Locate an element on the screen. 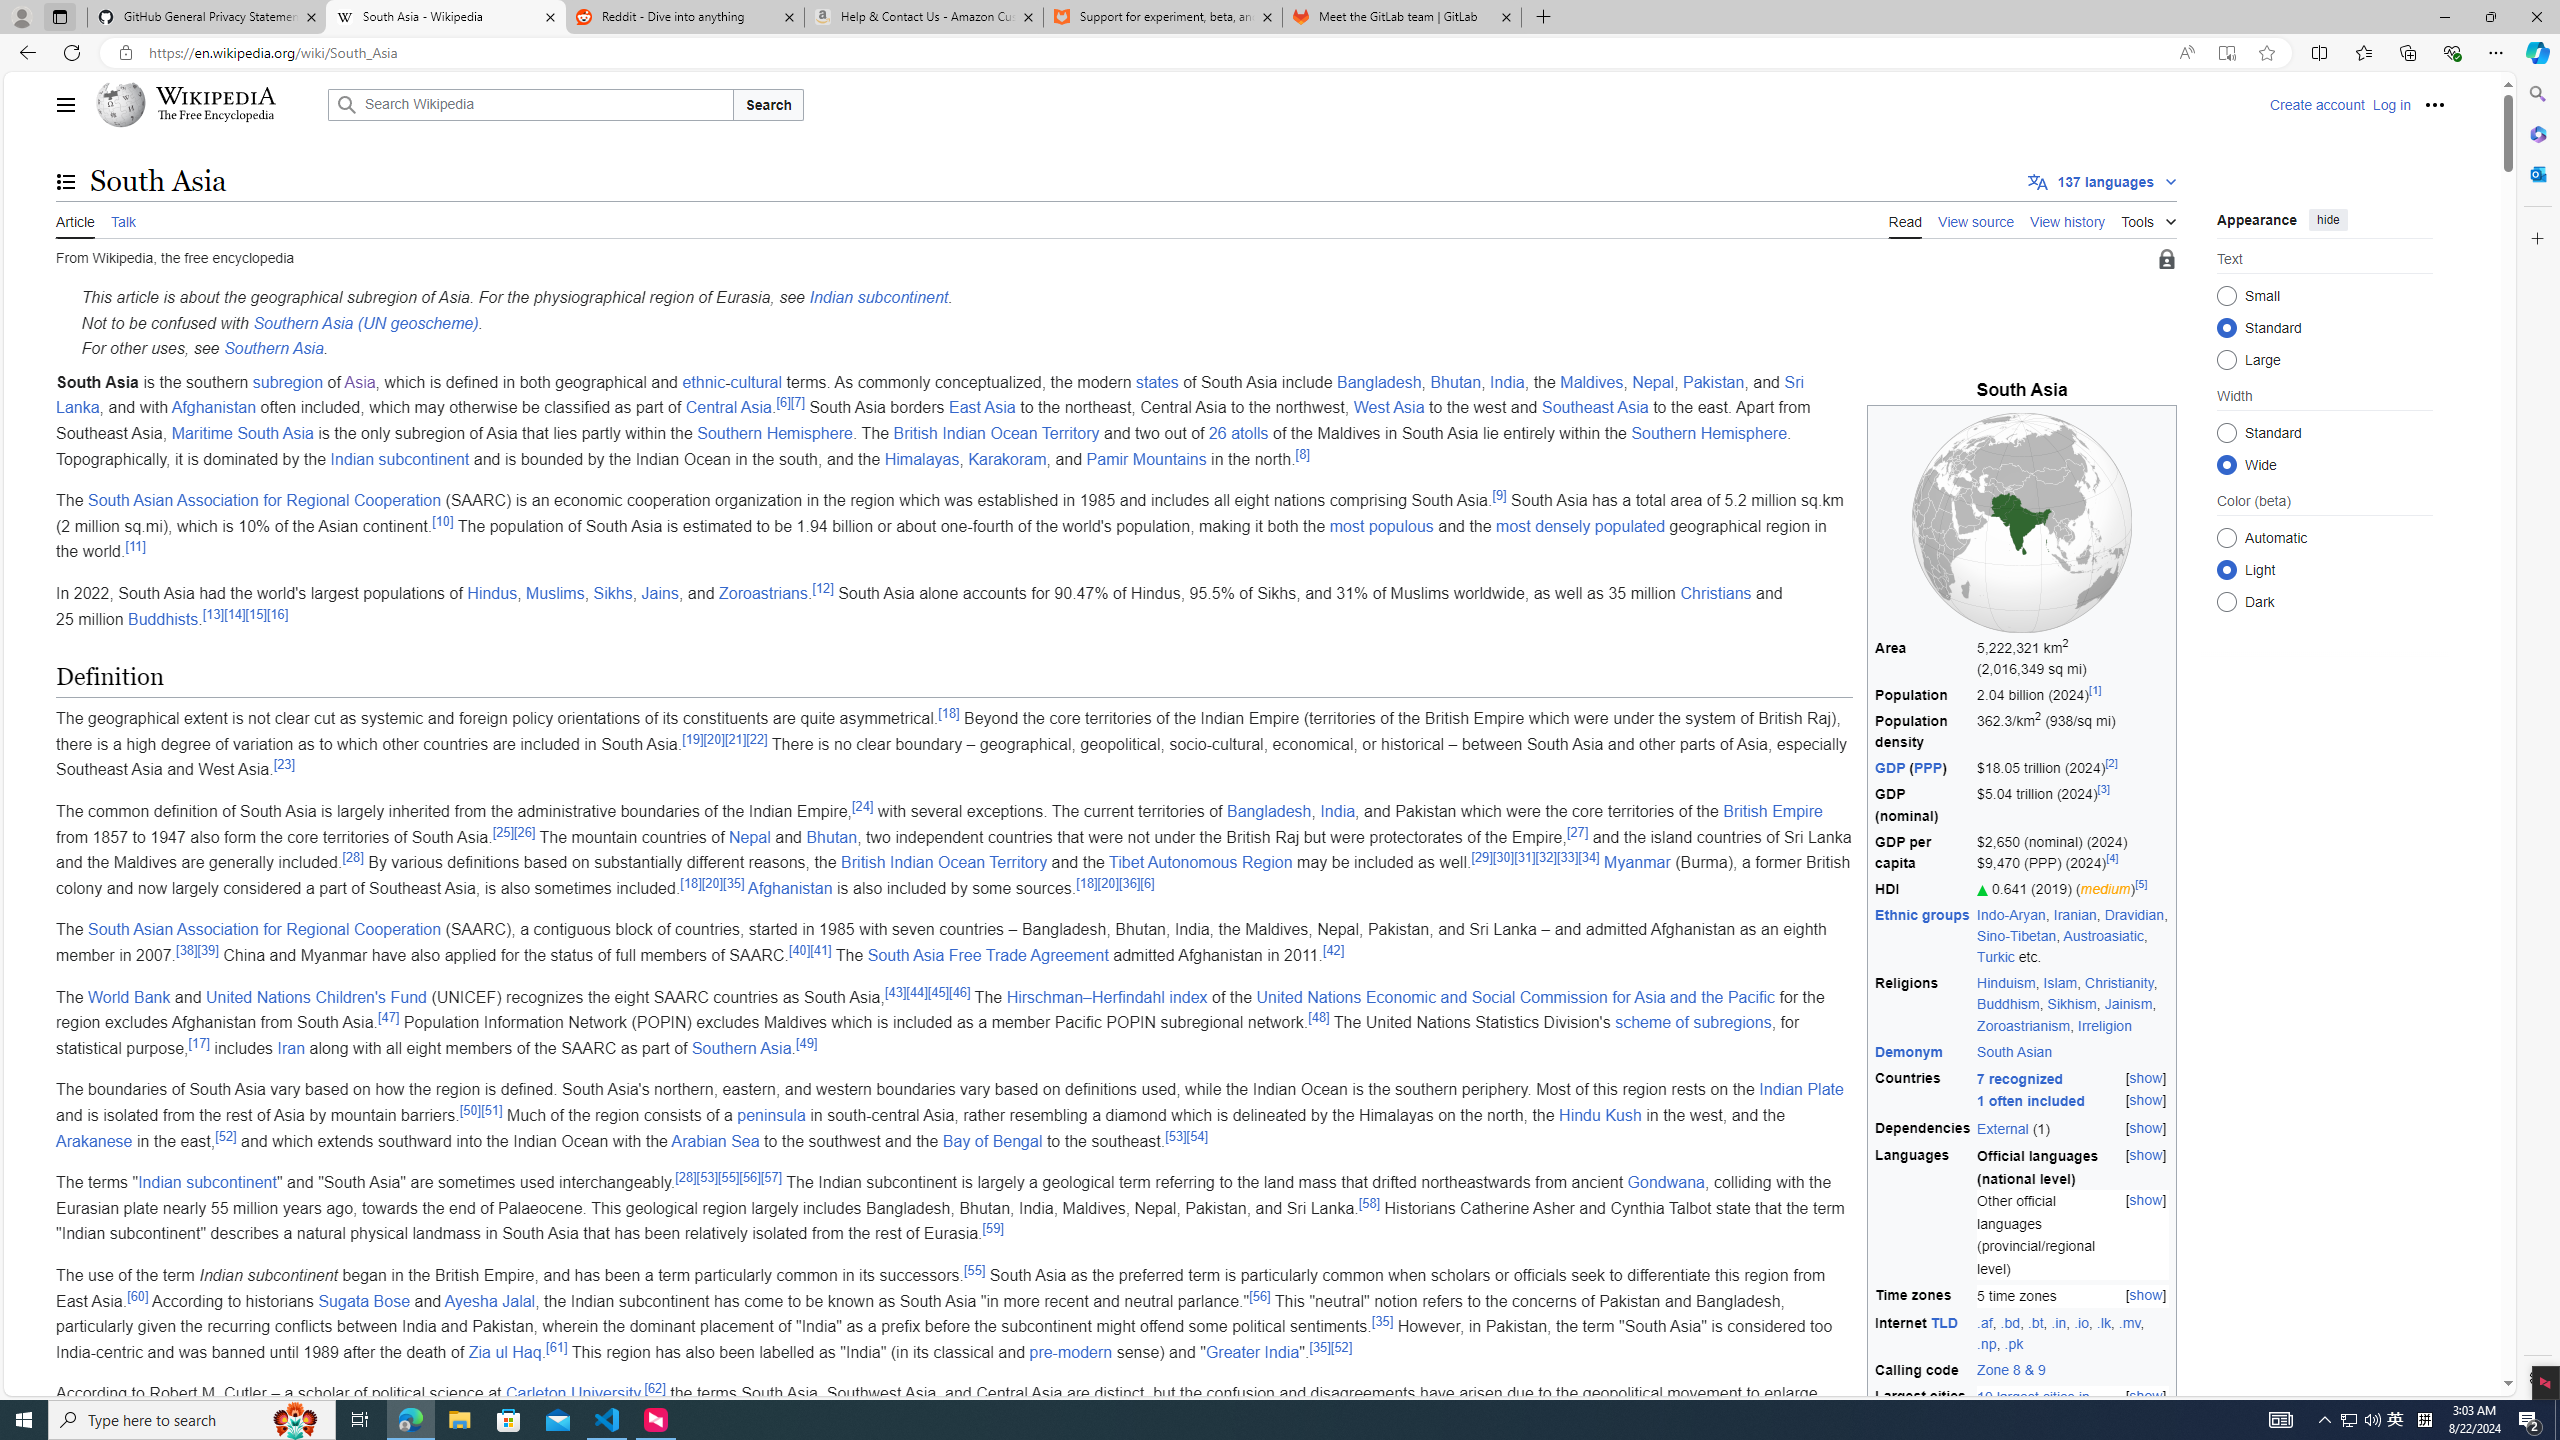  'Large' is located at coordinates (2226, 359).